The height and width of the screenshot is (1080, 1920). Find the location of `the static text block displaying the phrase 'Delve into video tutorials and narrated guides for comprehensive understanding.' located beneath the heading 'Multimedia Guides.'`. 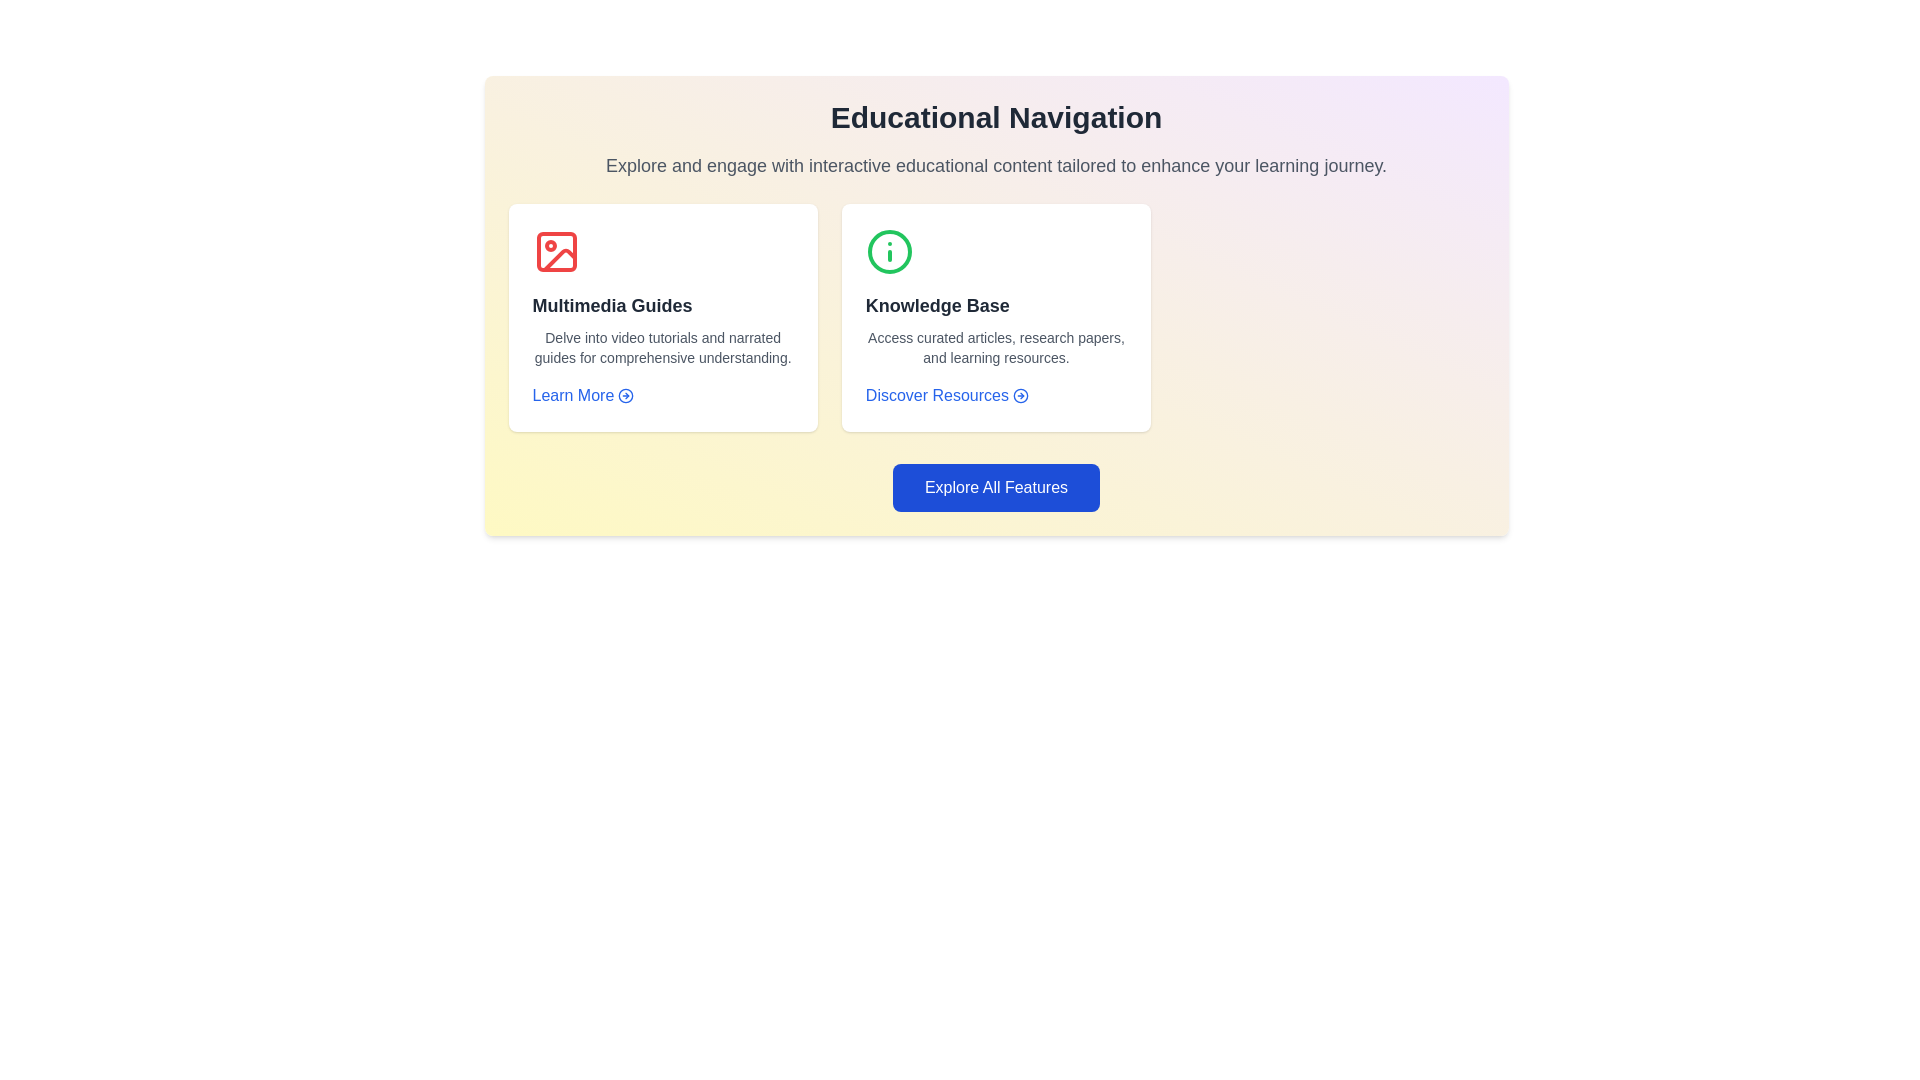

the static text block displaying the phrase 'Delve into video tutorials and narrated guides for comprehensive understanding.' located beneath the heading 'Multimedia Guides.' is located at coordinates (663, 346).